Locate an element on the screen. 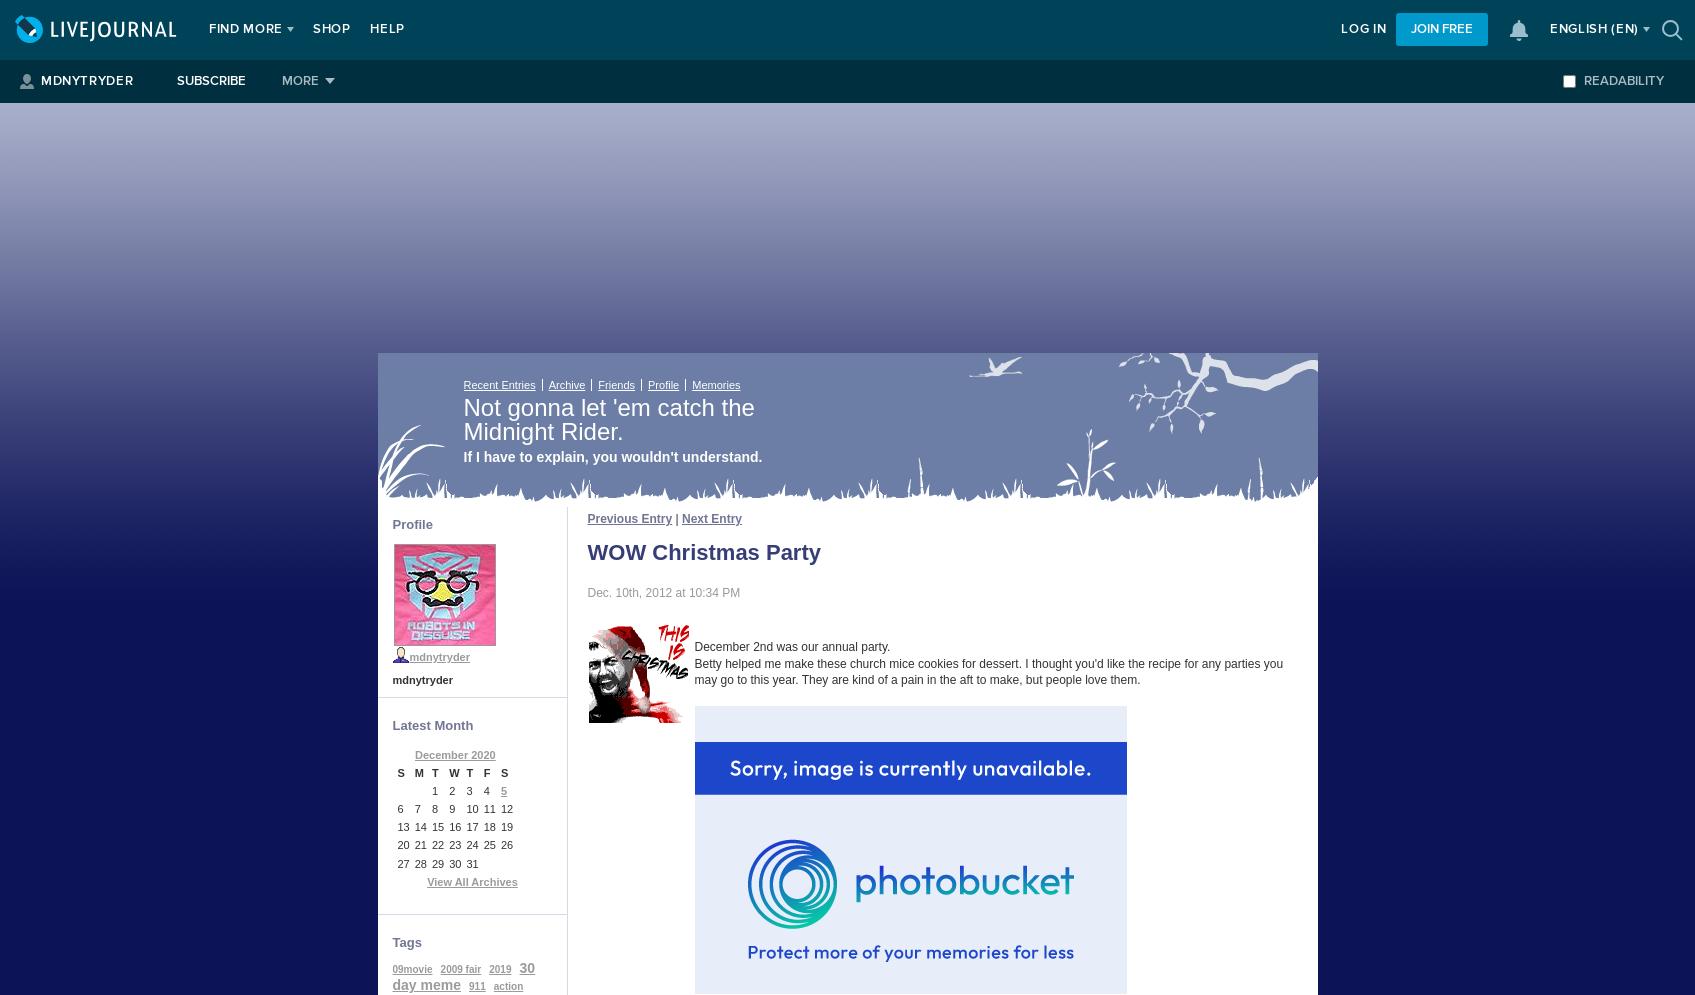  '(en)' is located at coordinates (1624, 29).